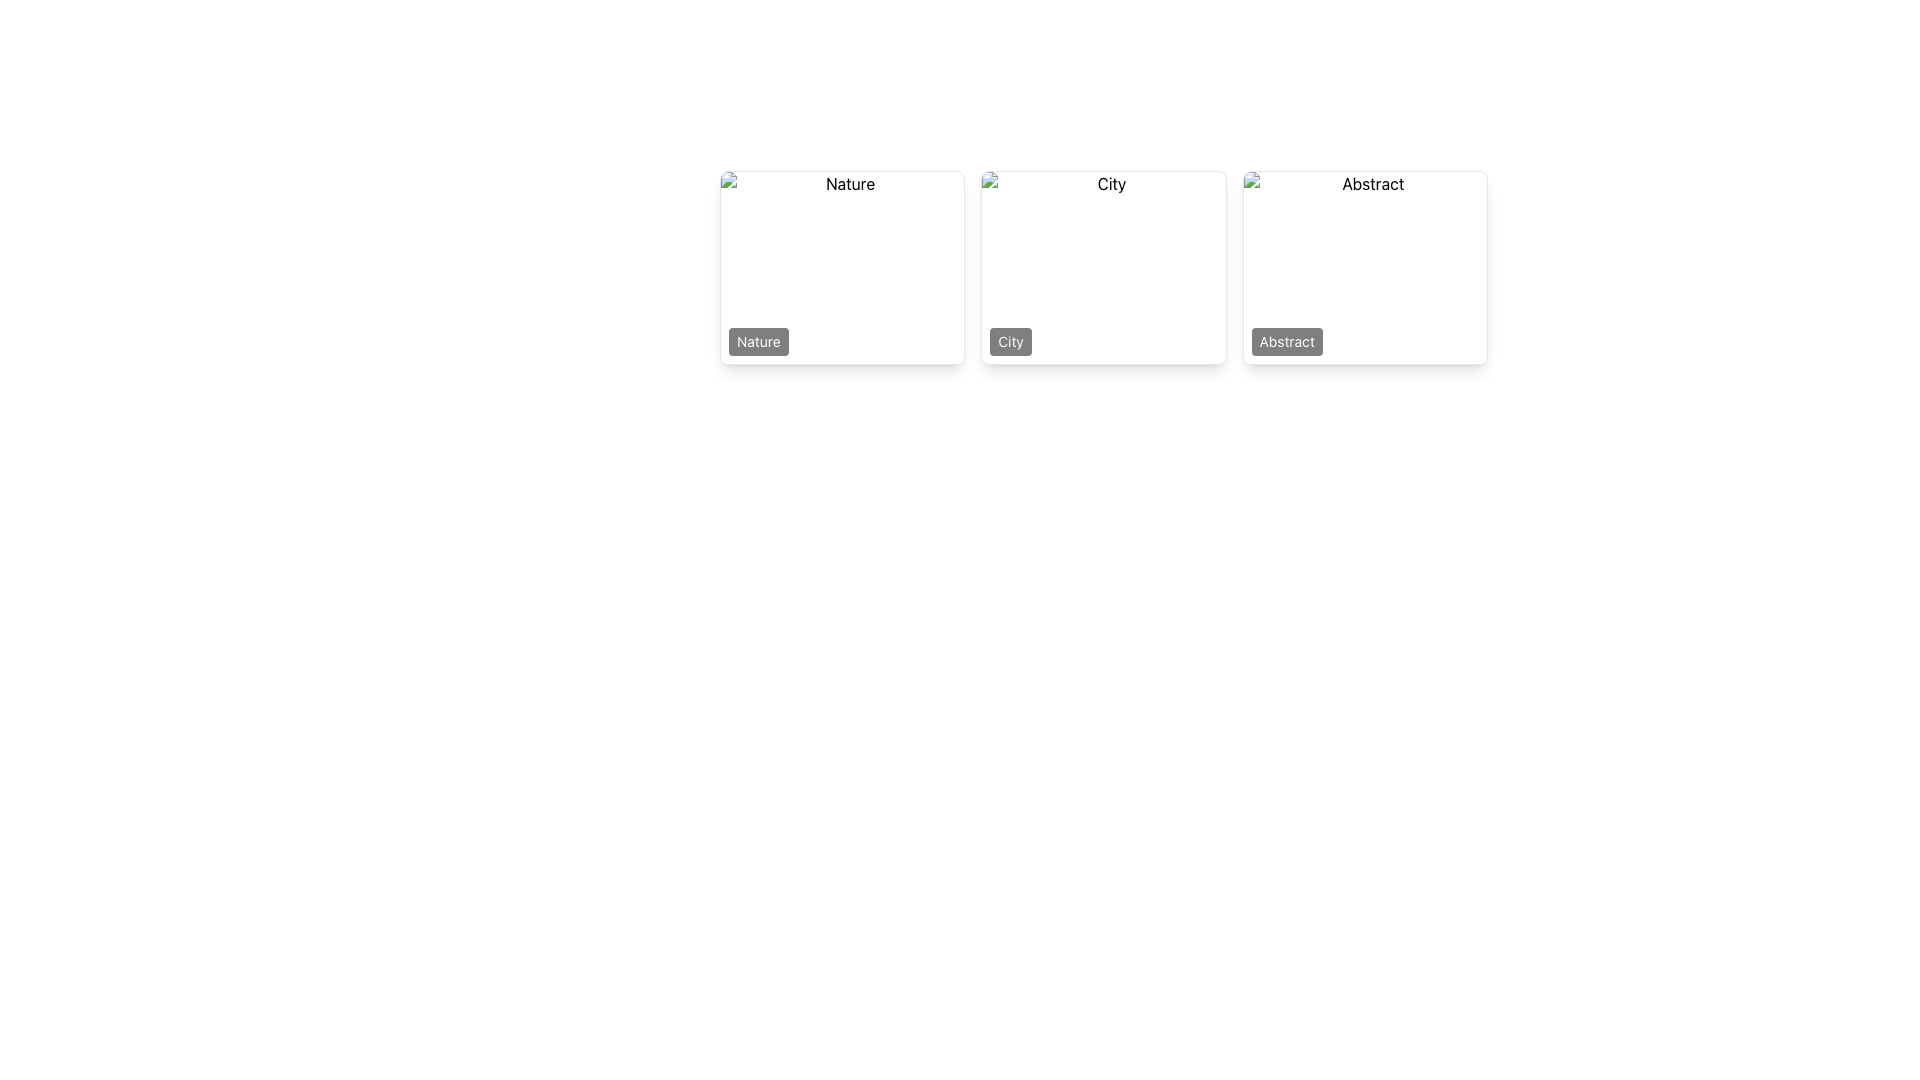 This screenshot has height=1080, width=1920. I want to click on informational label located in the bottom-left corner of the 'Nature' card, which helps identify the card's thematic content, so click(757, 341).